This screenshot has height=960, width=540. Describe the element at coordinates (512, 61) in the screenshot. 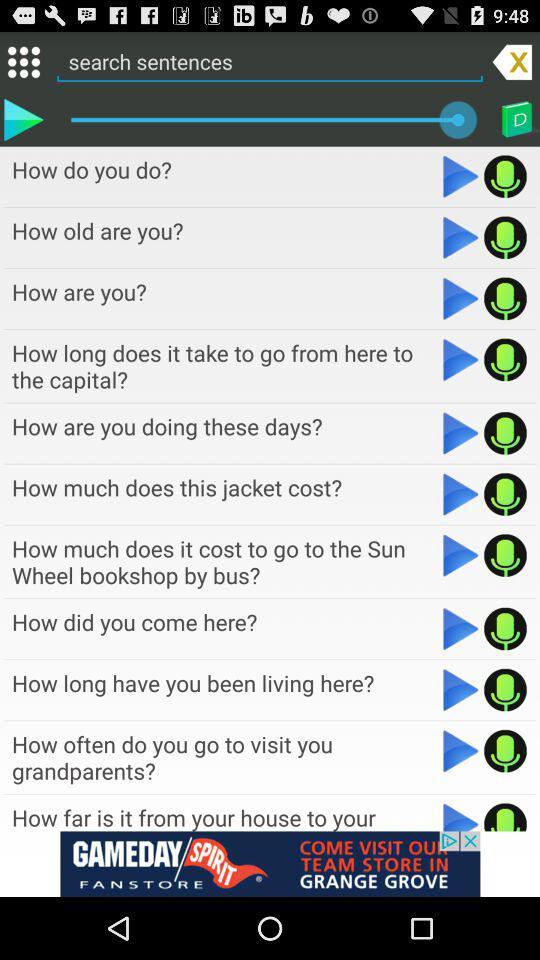

I see `remove sentence` at that location.